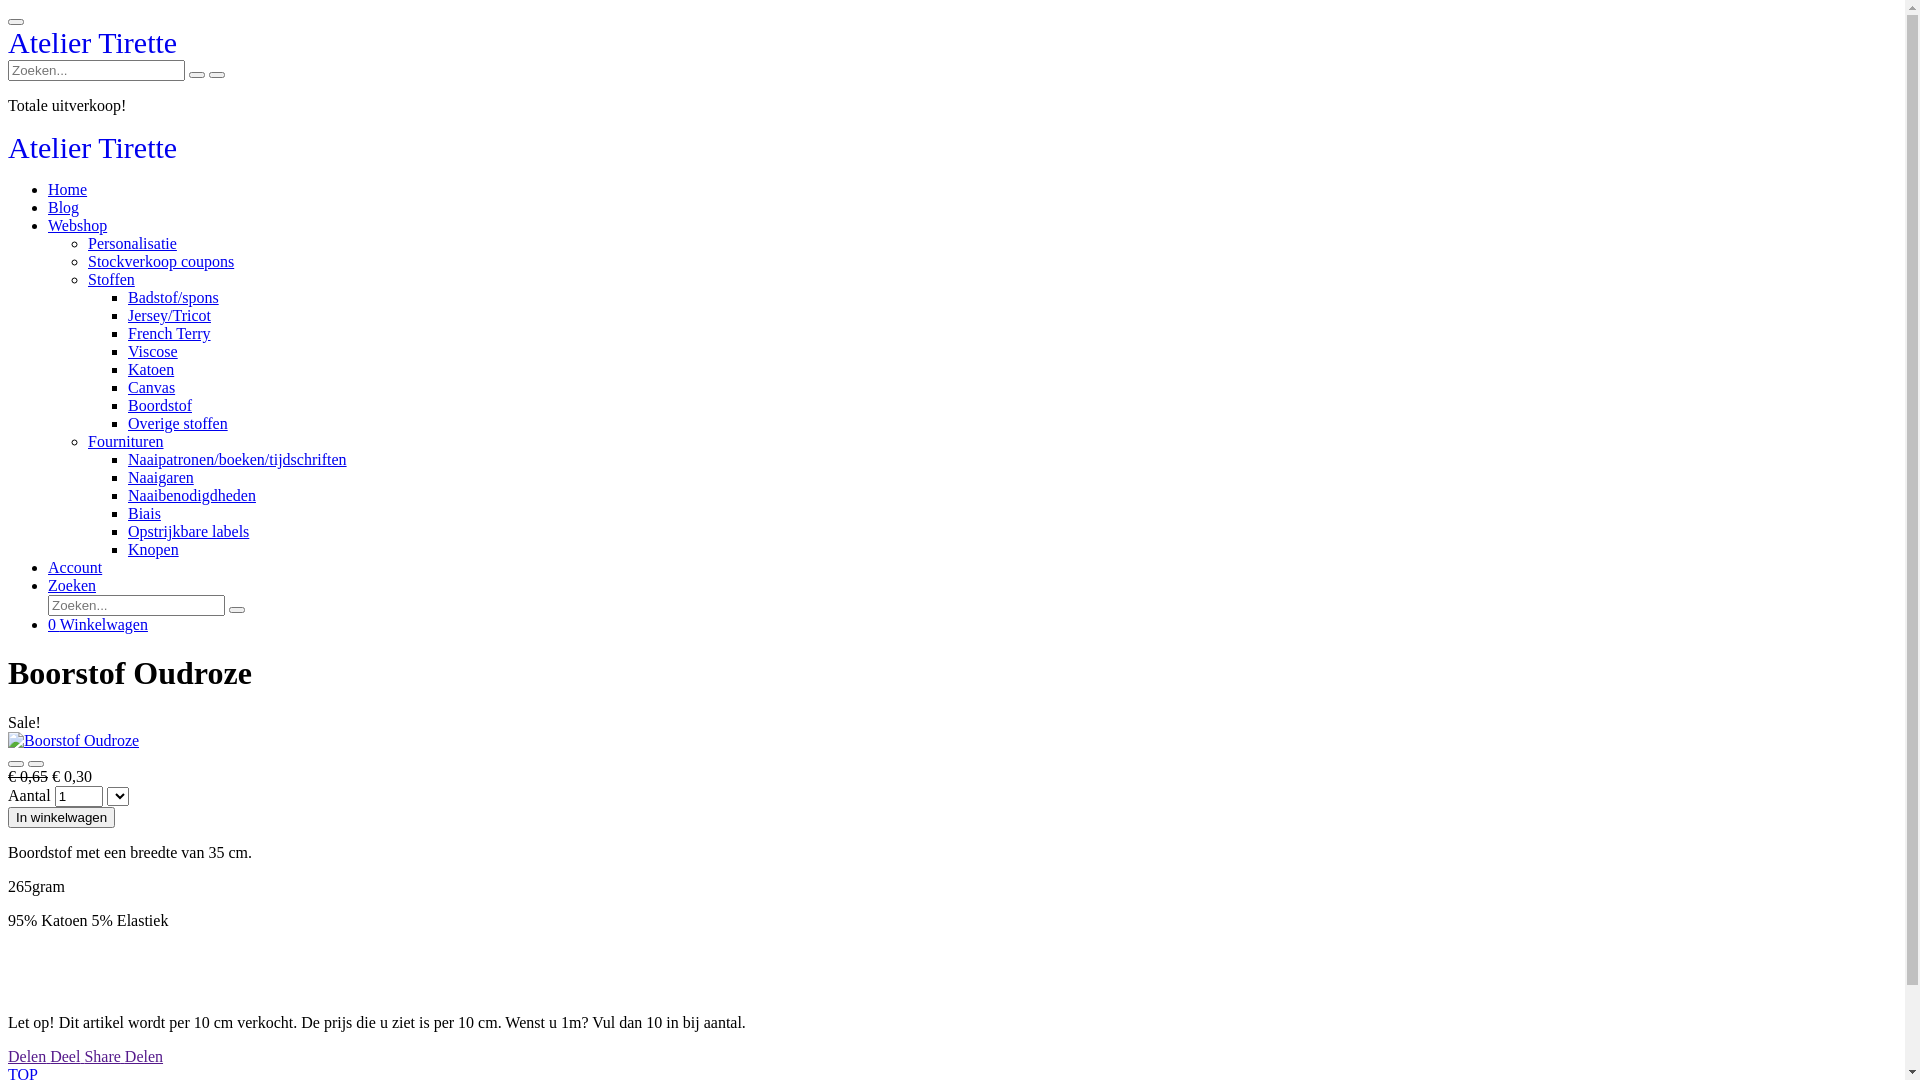 The width and height of the screenshot is (1920, 1080). What do you see at coordinates (75, 567) in the screenshot?
I see `'Account'` at bounding box center [75, 567].